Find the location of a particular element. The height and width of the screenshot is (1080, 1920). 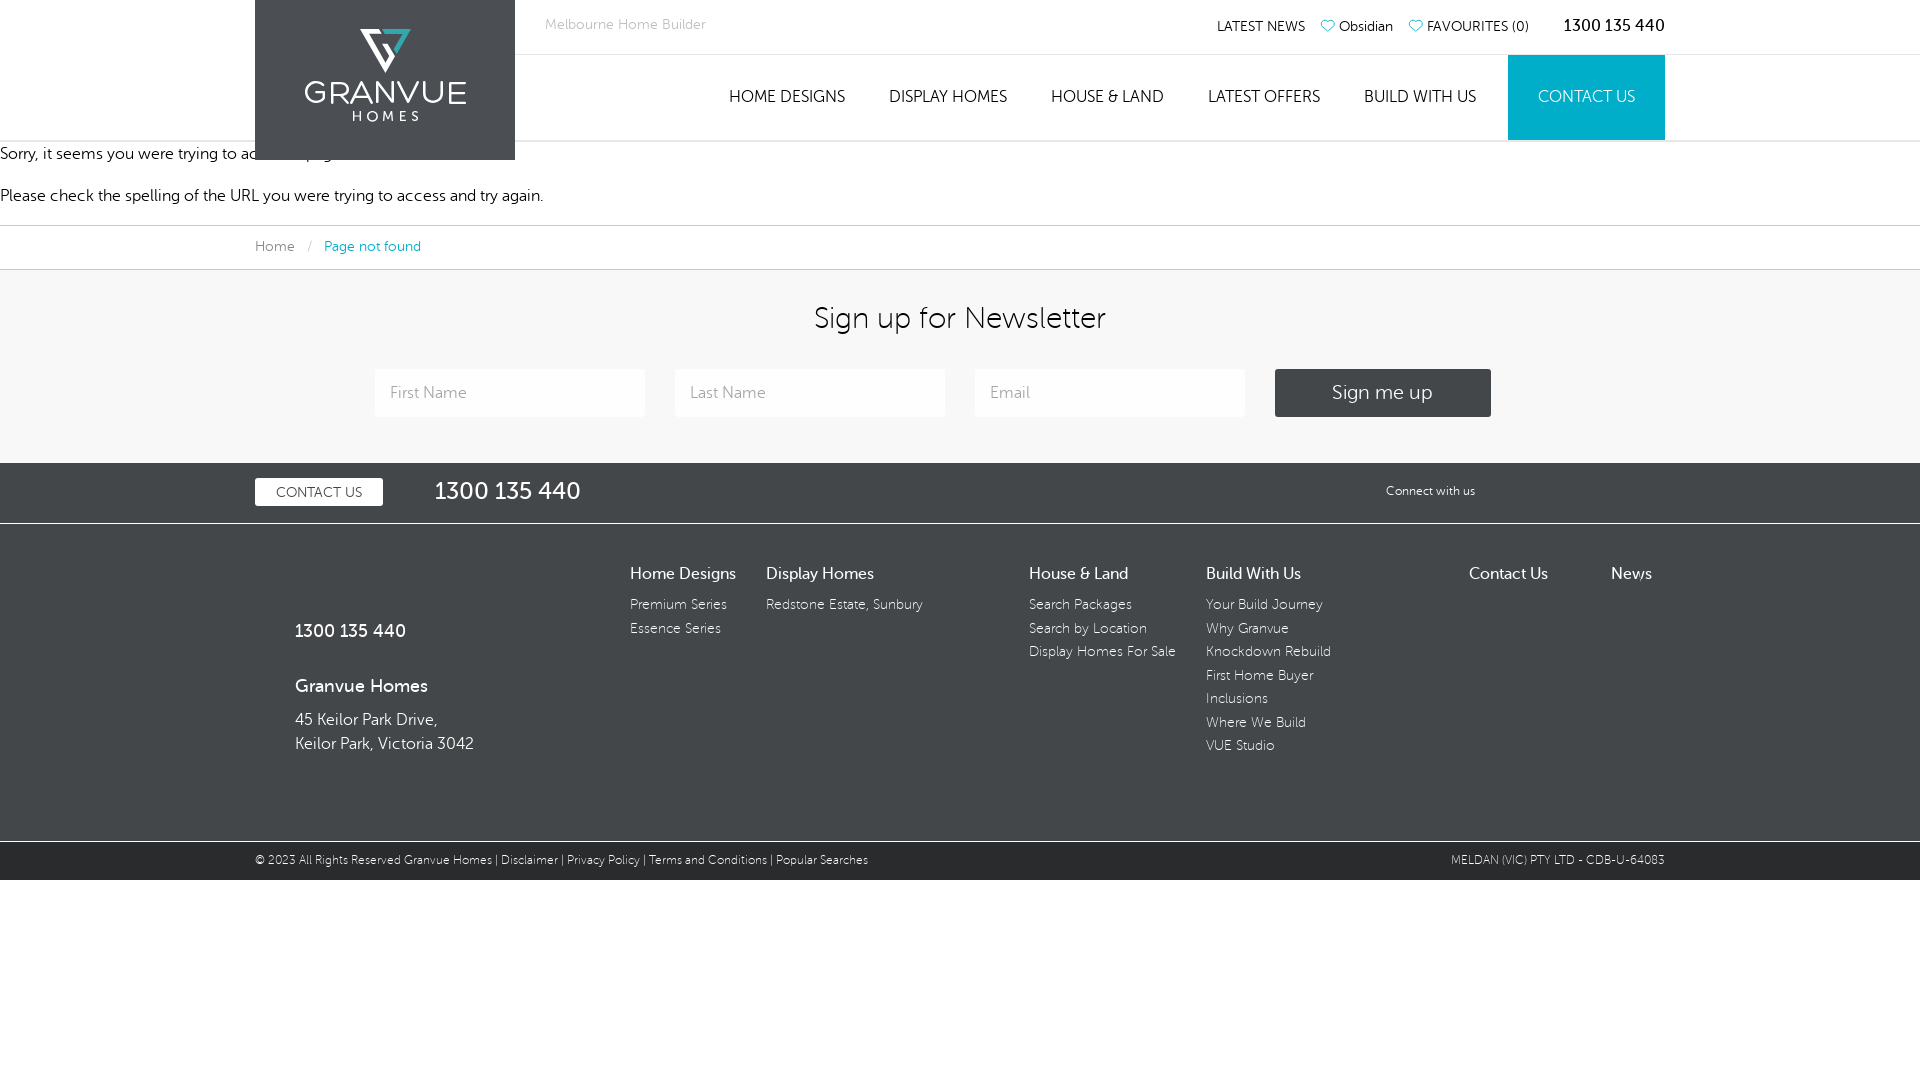

'Redstone Estate, Sunbury' is located at coordinates (844, 603).